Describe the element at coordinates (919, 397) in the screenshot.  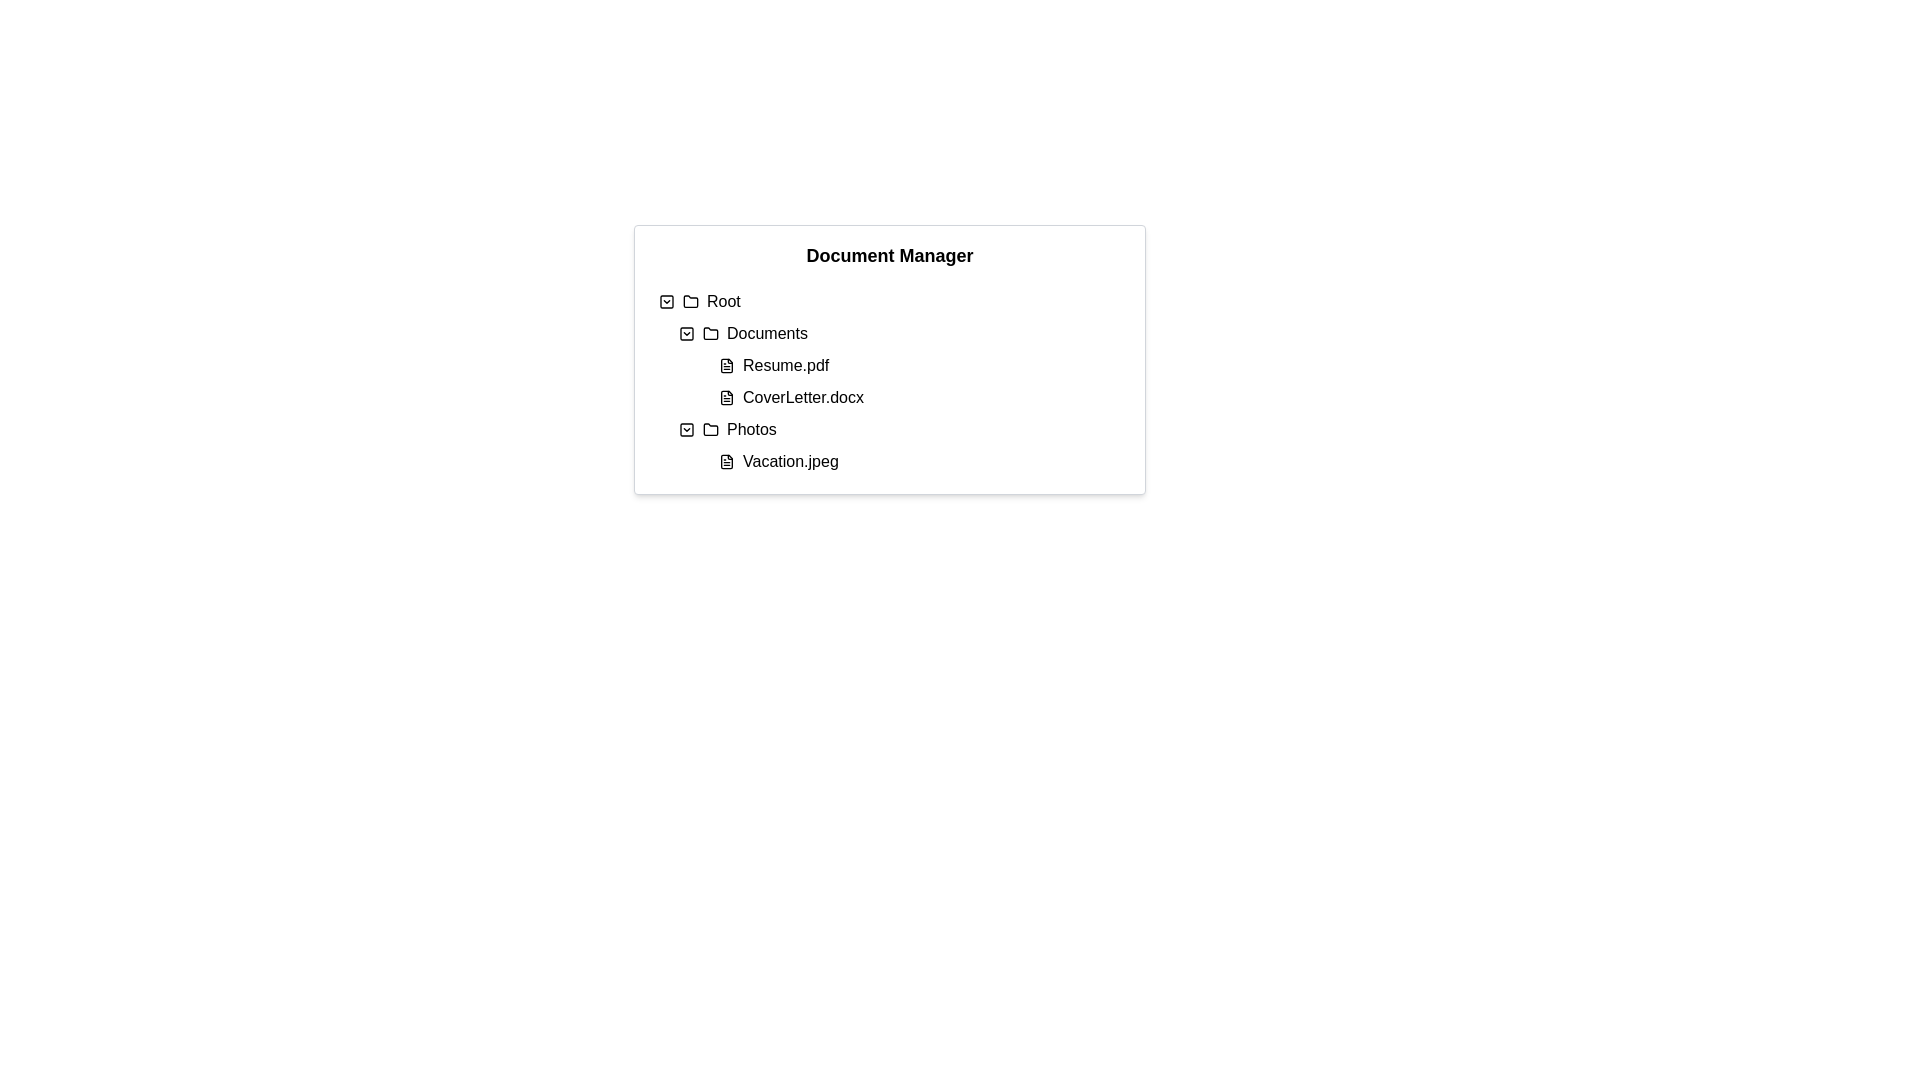
I see `the List item representing the file 'CoverLetter.docx' located in the 'Documents' folder section of the 'Document Manager' interface` at that location.